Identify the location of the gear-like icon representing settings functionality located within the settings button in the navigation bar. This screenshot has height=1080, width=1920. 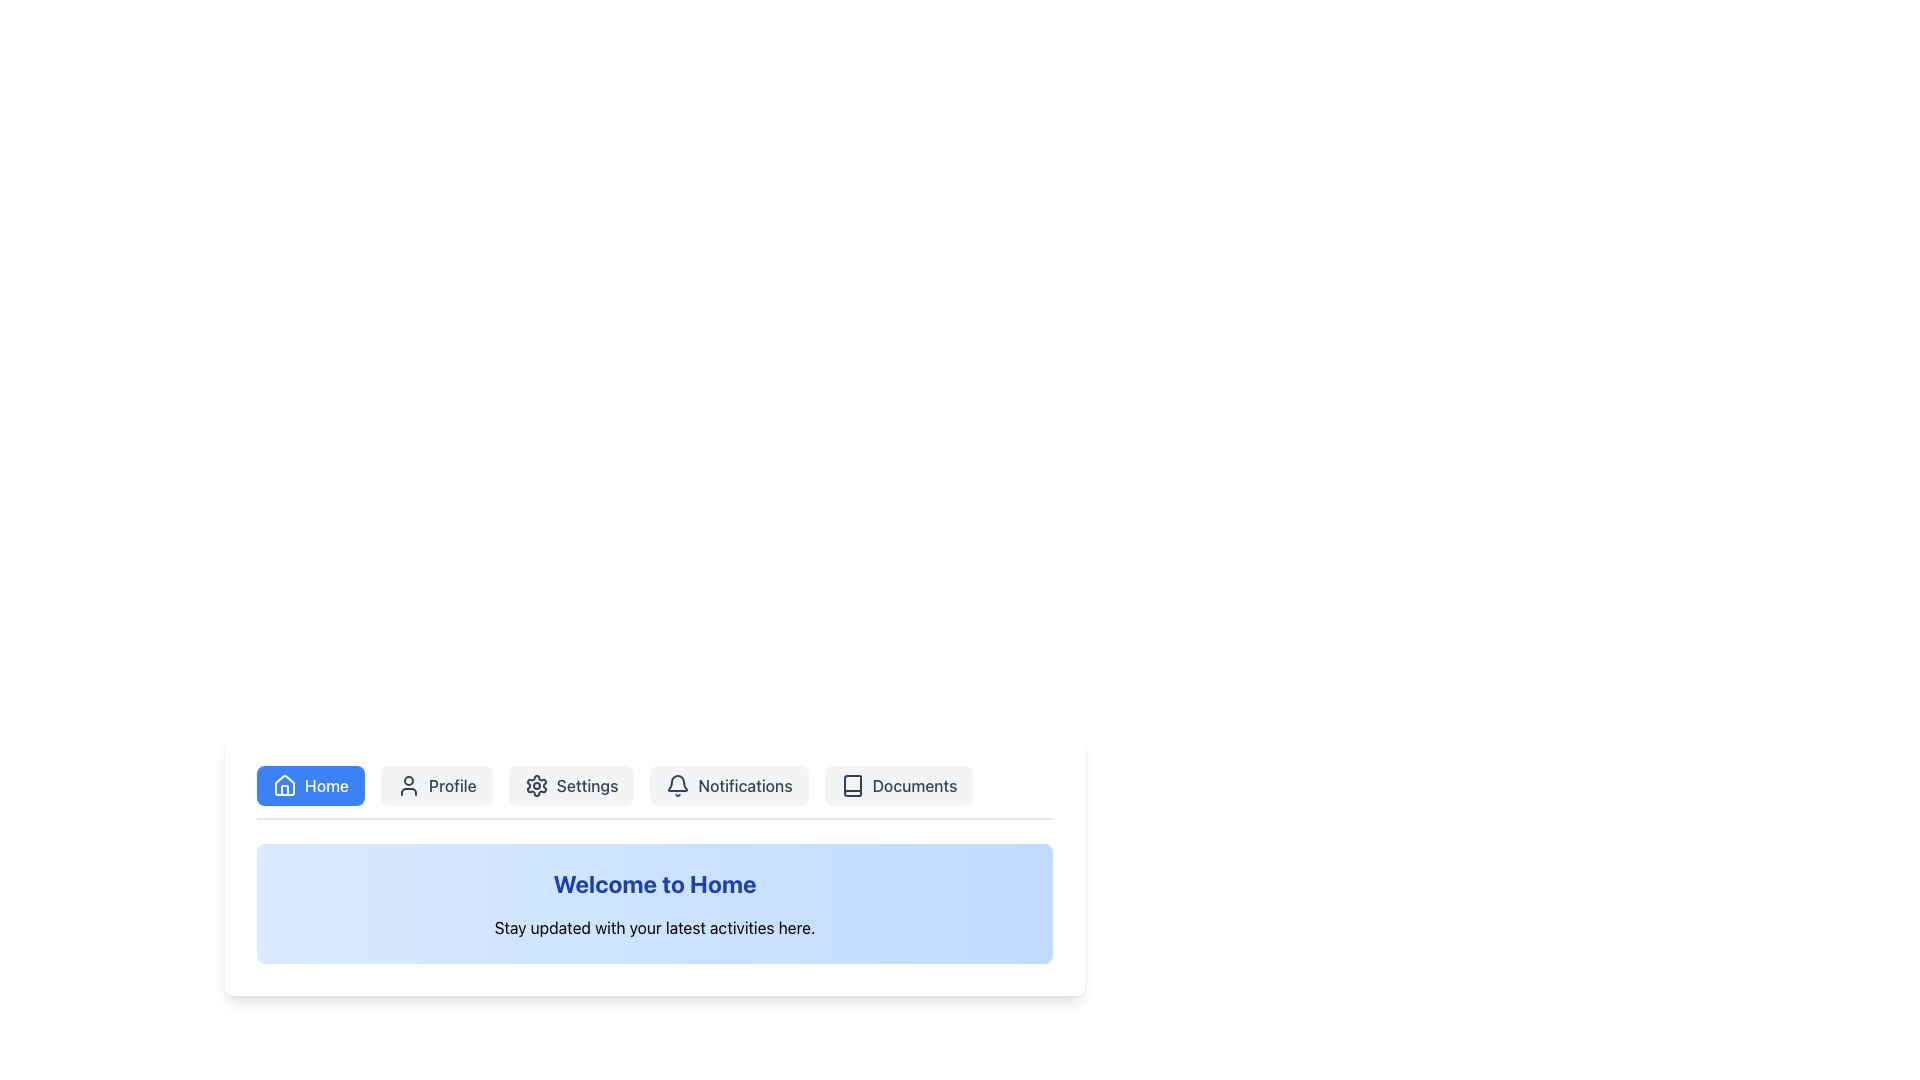
(536, 785).